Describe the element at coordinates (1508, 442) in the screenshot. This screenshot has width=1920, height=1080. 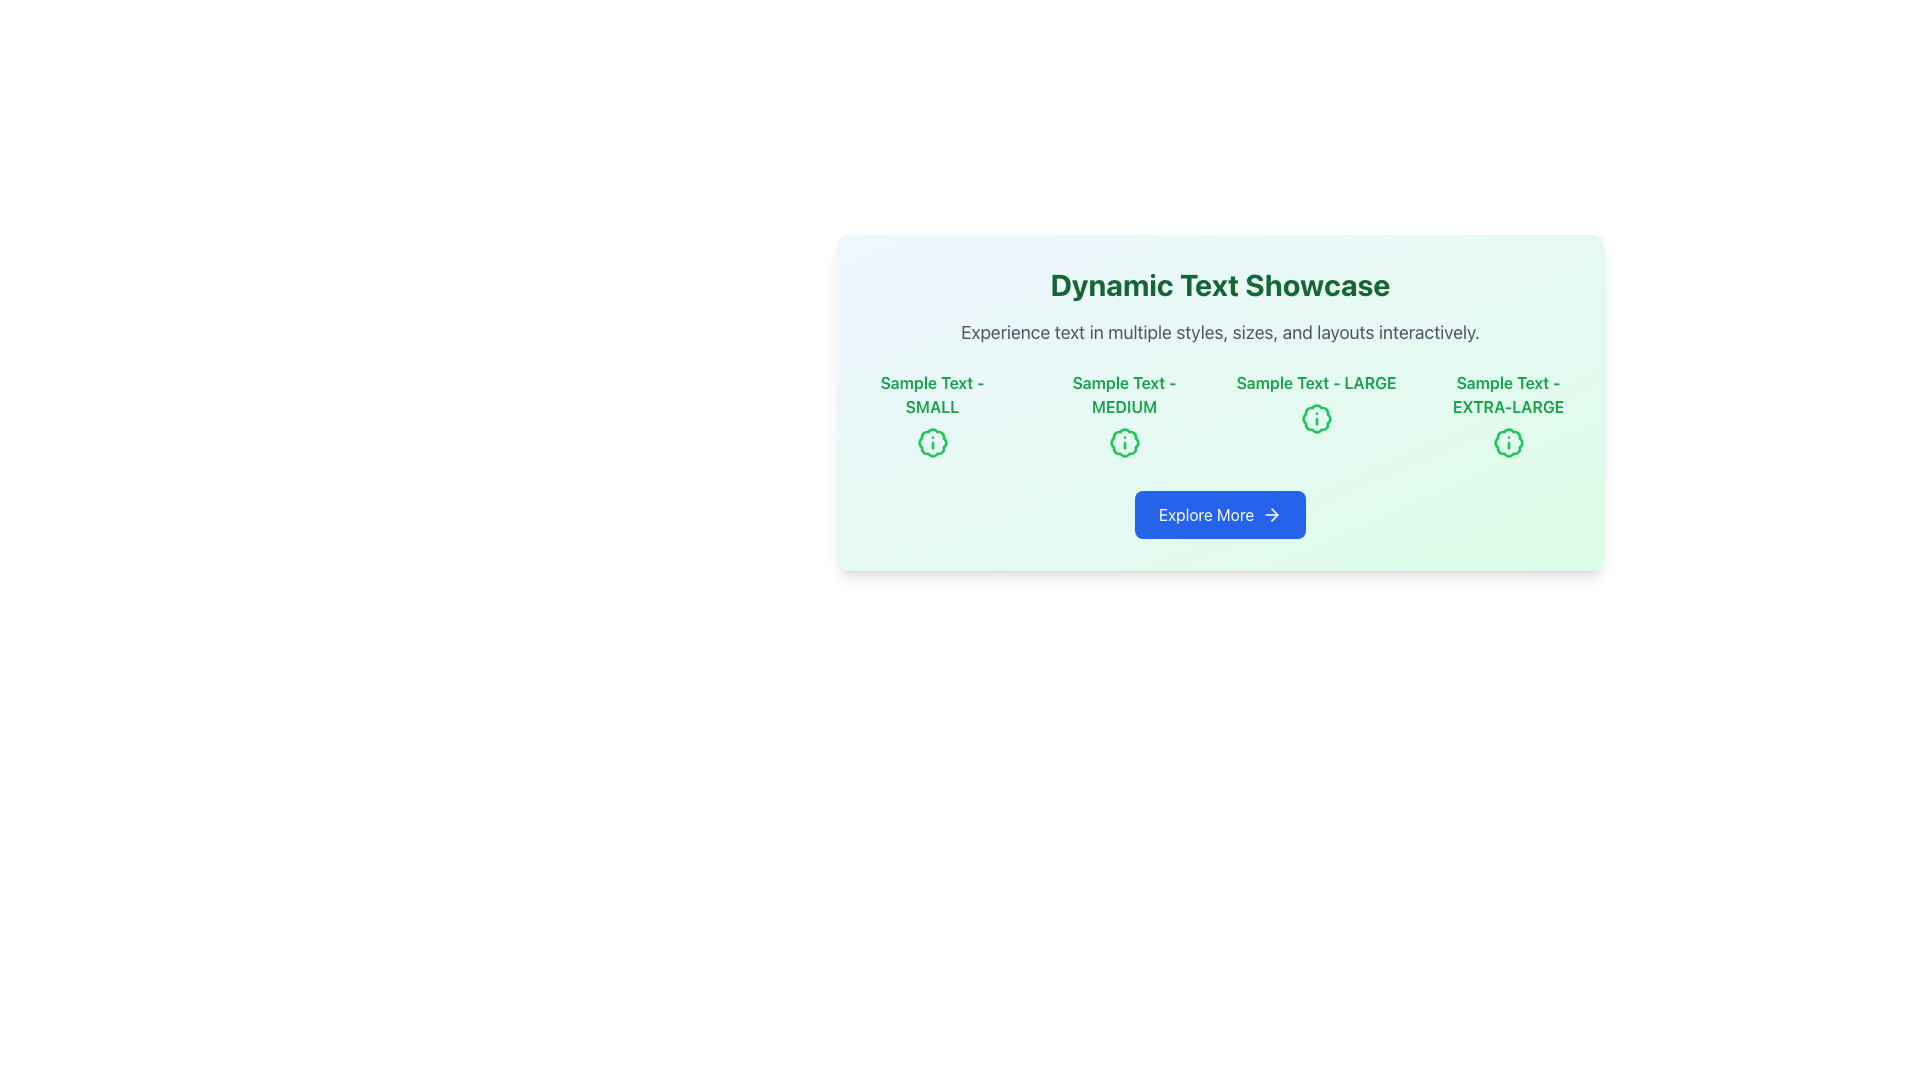
I see `the decorative graphic icon located underneath the 'Sample Text - EXTRA-LARGE' label, which is the fourth element in a horizontal grouping` at that location.